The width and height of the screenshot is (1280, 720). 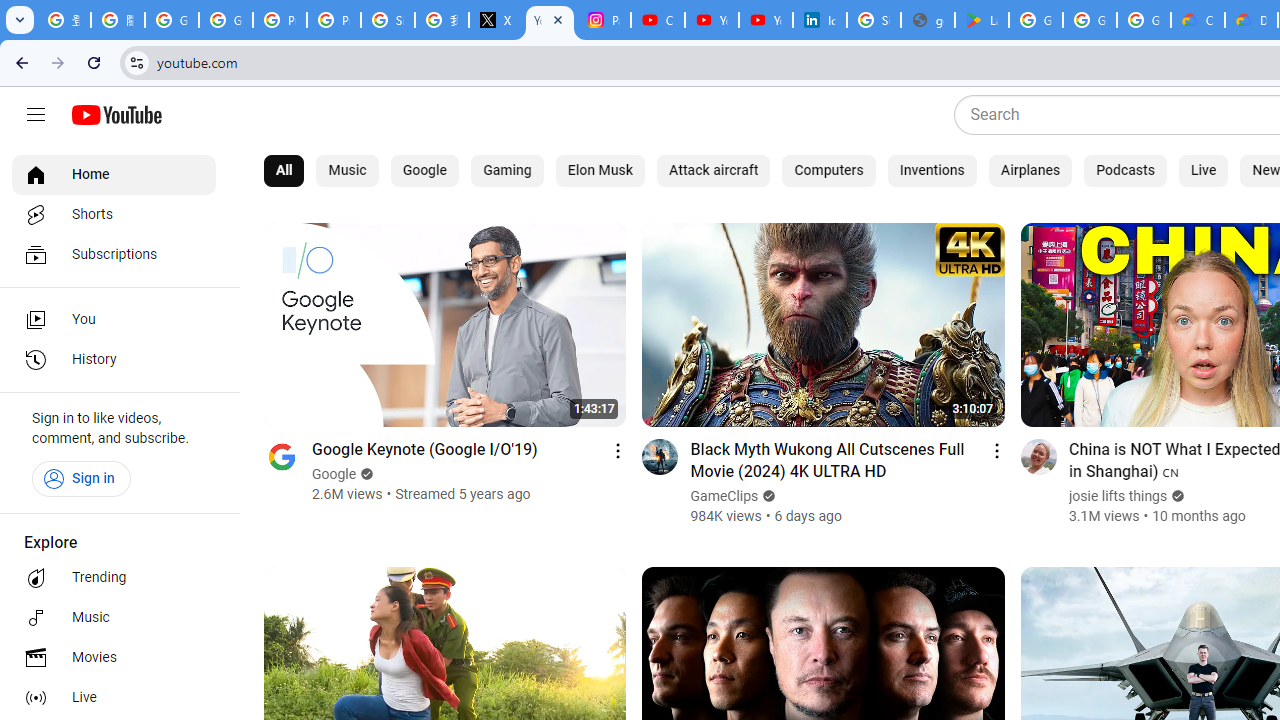 What do you see at coordinates (35, 115) in the screenshot?
I see `'Guide'` at bounding box center [35, 115].